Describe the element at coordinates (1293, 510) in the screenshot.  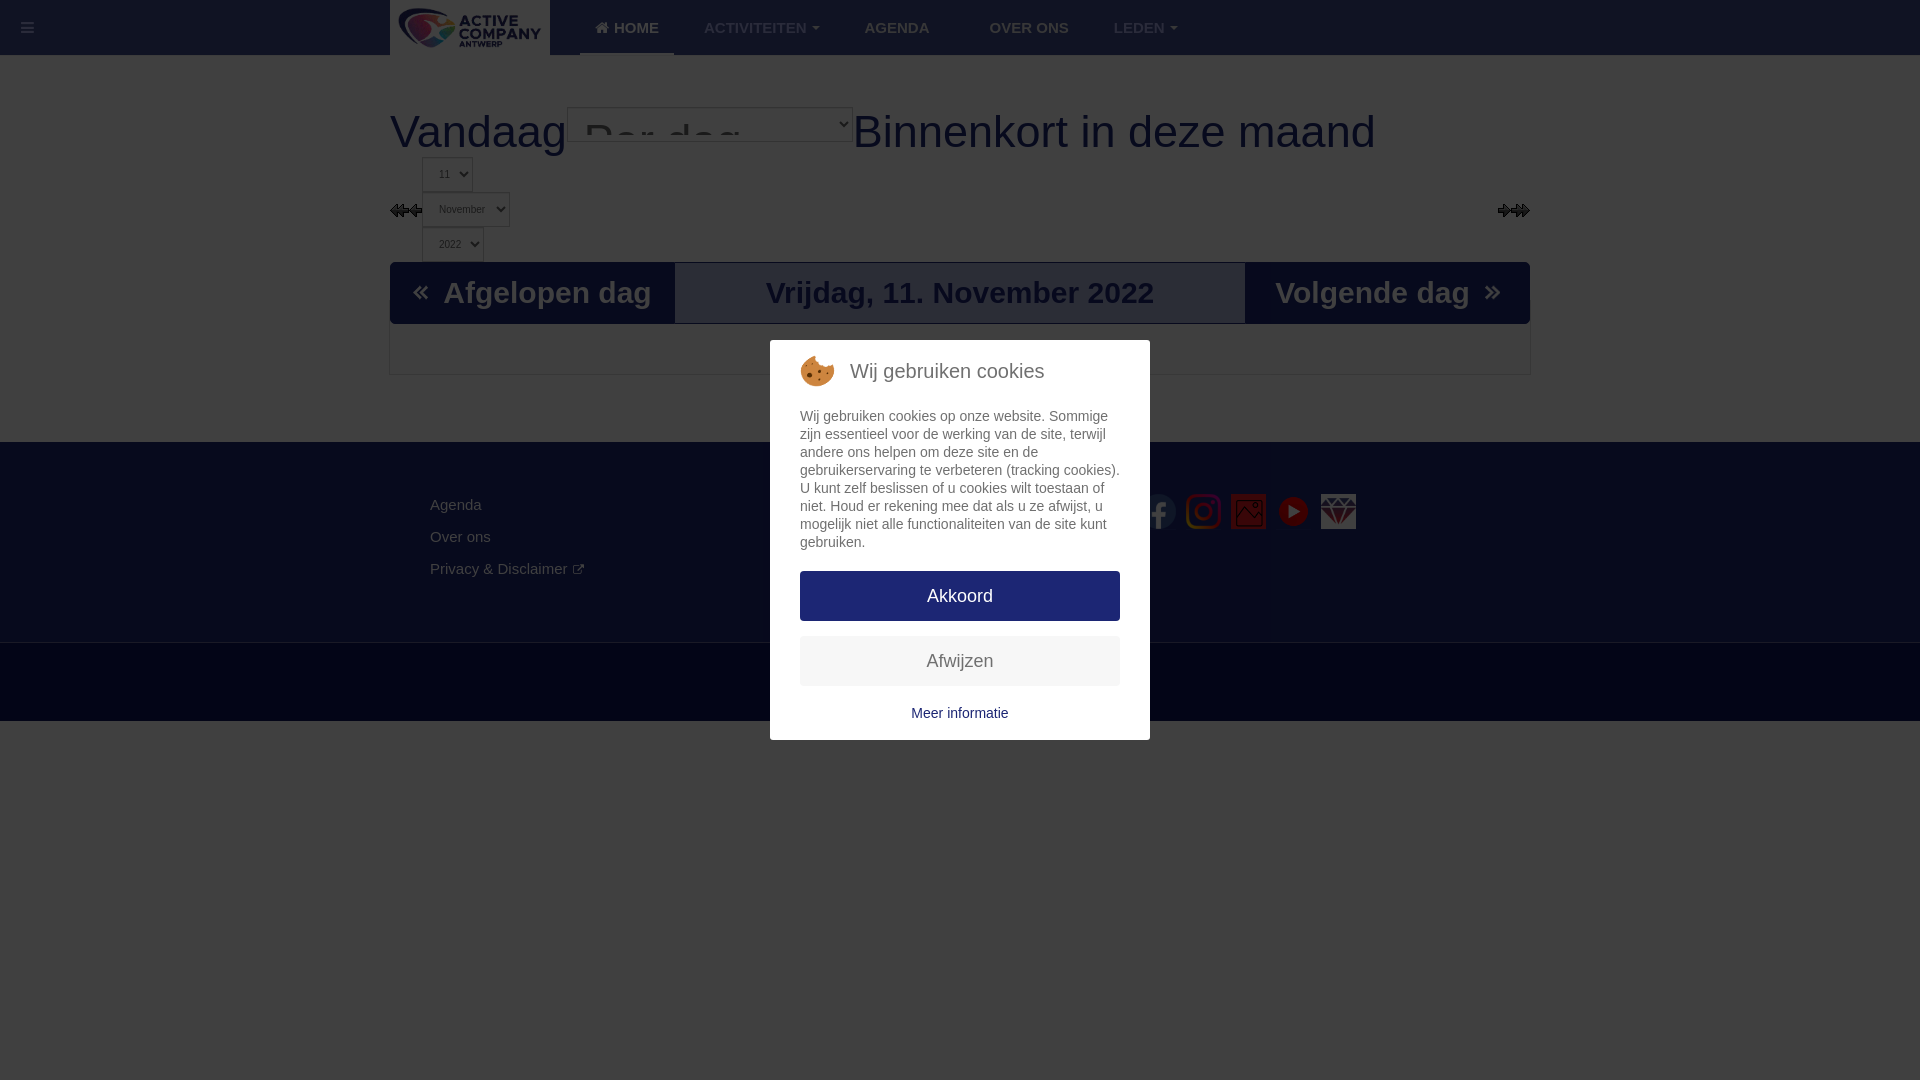
I see `'Video'` at that location.